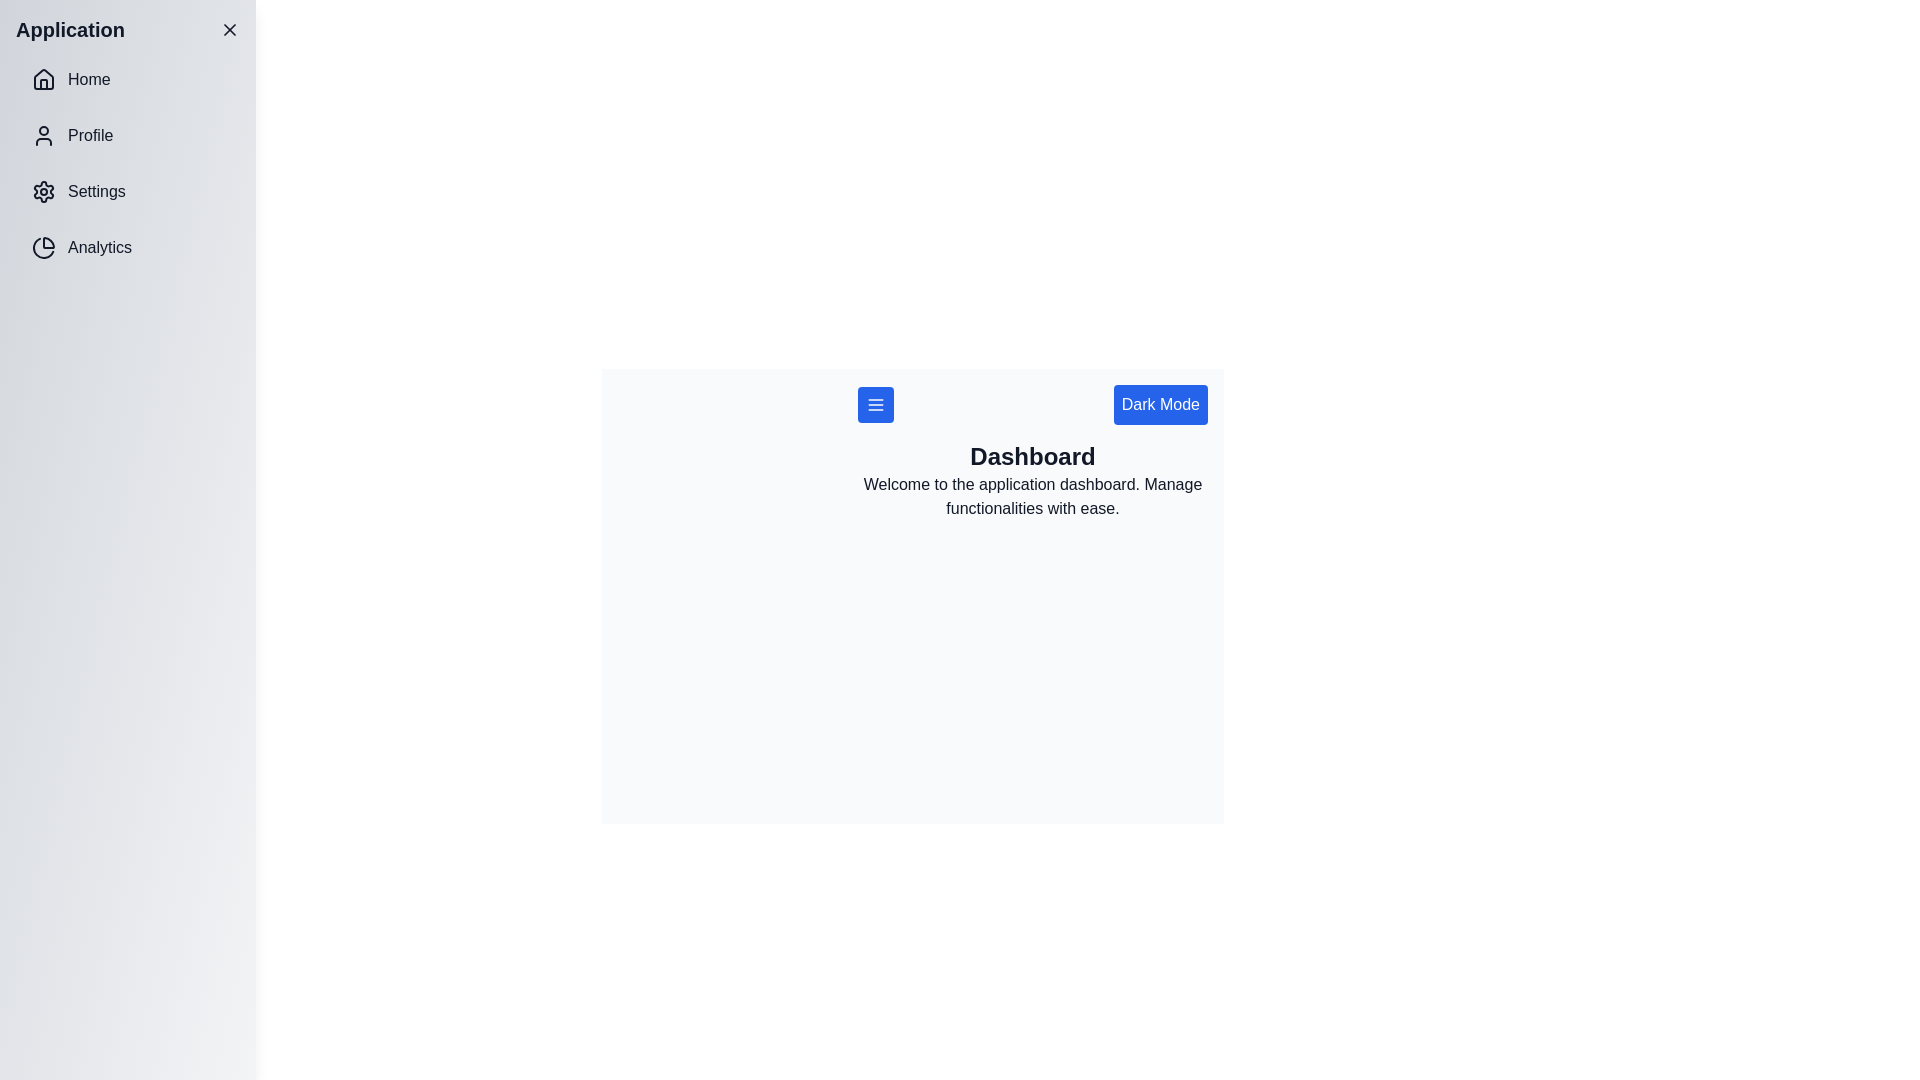 Image resolution: width=1920 pixels, height=1080 pixels. I want to click on the navigation label for analytics in the vertical menu bar, so click(99, 246).